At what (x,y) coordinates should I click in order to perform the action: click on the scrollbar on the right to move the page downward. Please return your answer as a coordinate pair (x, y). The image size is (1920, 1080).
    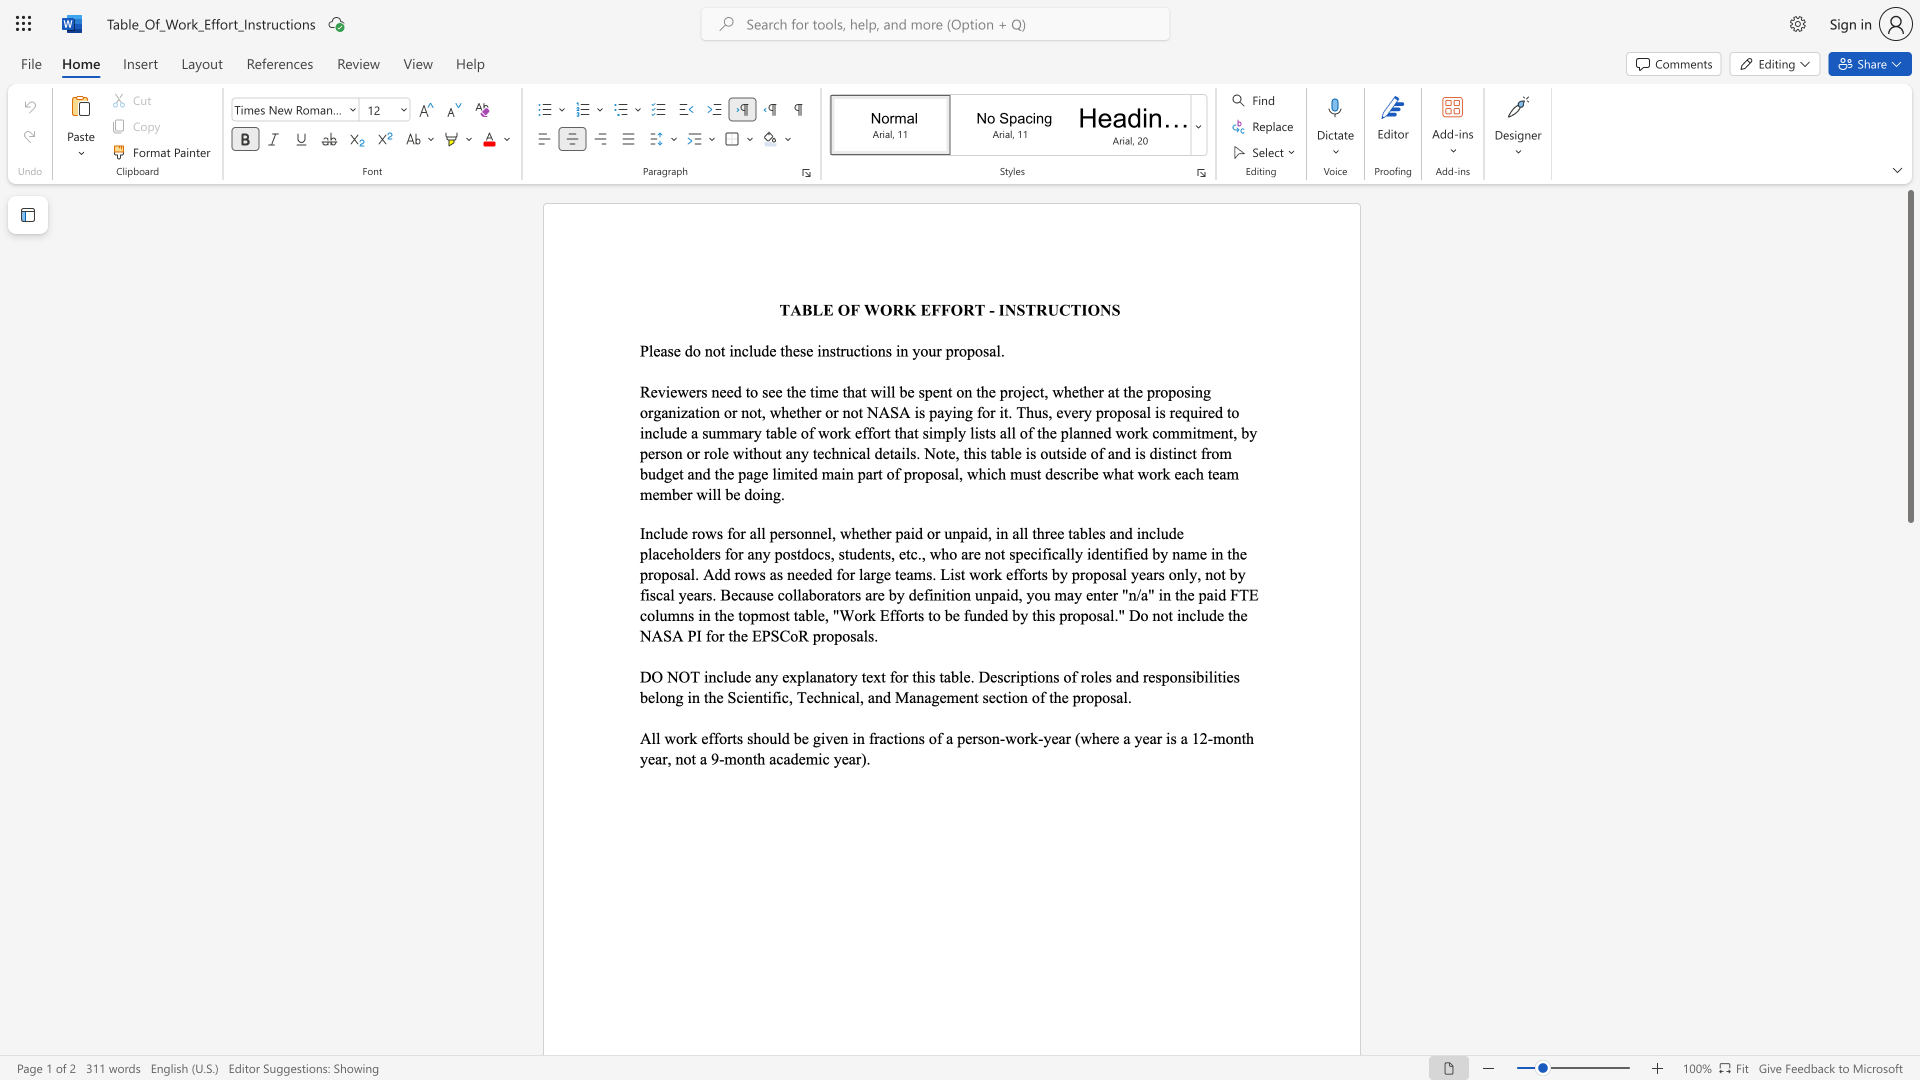
    Looking at the image, I should click on (1909, 769).